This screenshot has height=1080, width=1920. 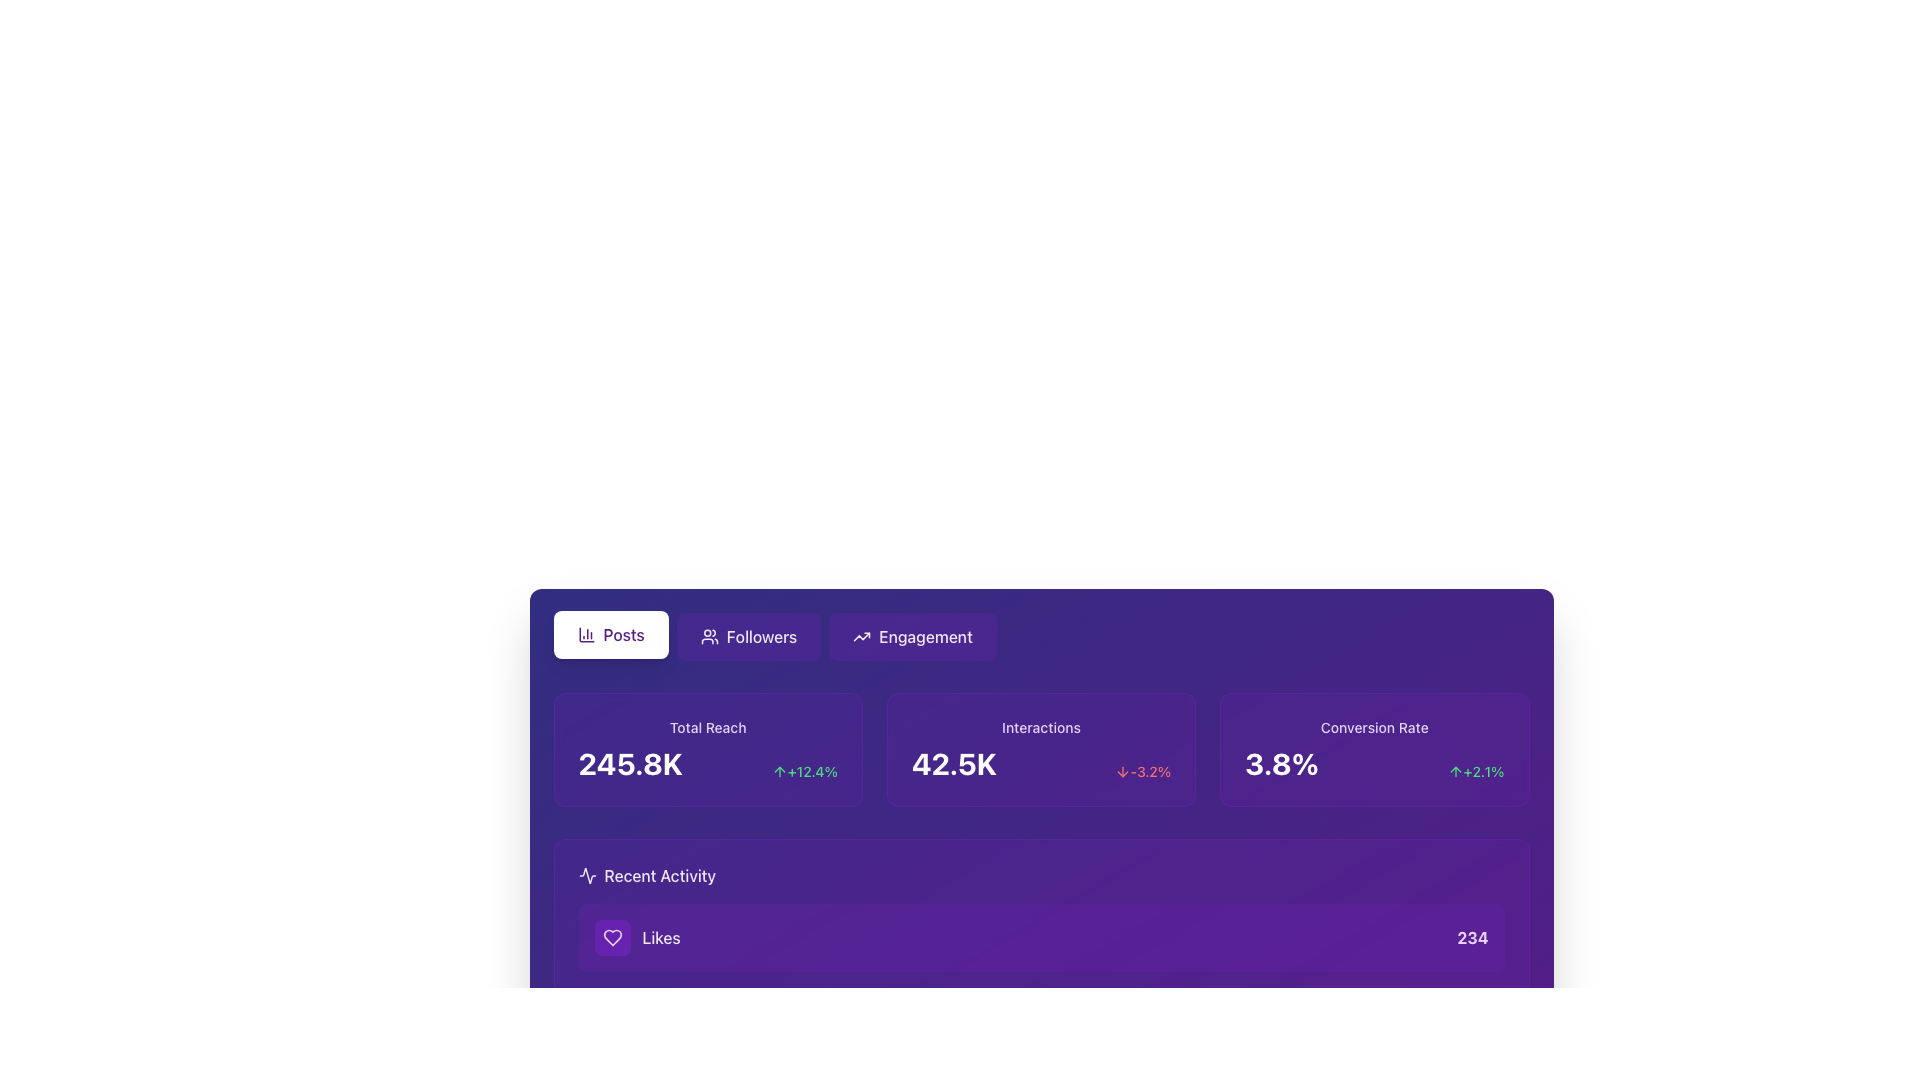 I want to click on the 'Posts' button icon, so click(x=585, y=635).